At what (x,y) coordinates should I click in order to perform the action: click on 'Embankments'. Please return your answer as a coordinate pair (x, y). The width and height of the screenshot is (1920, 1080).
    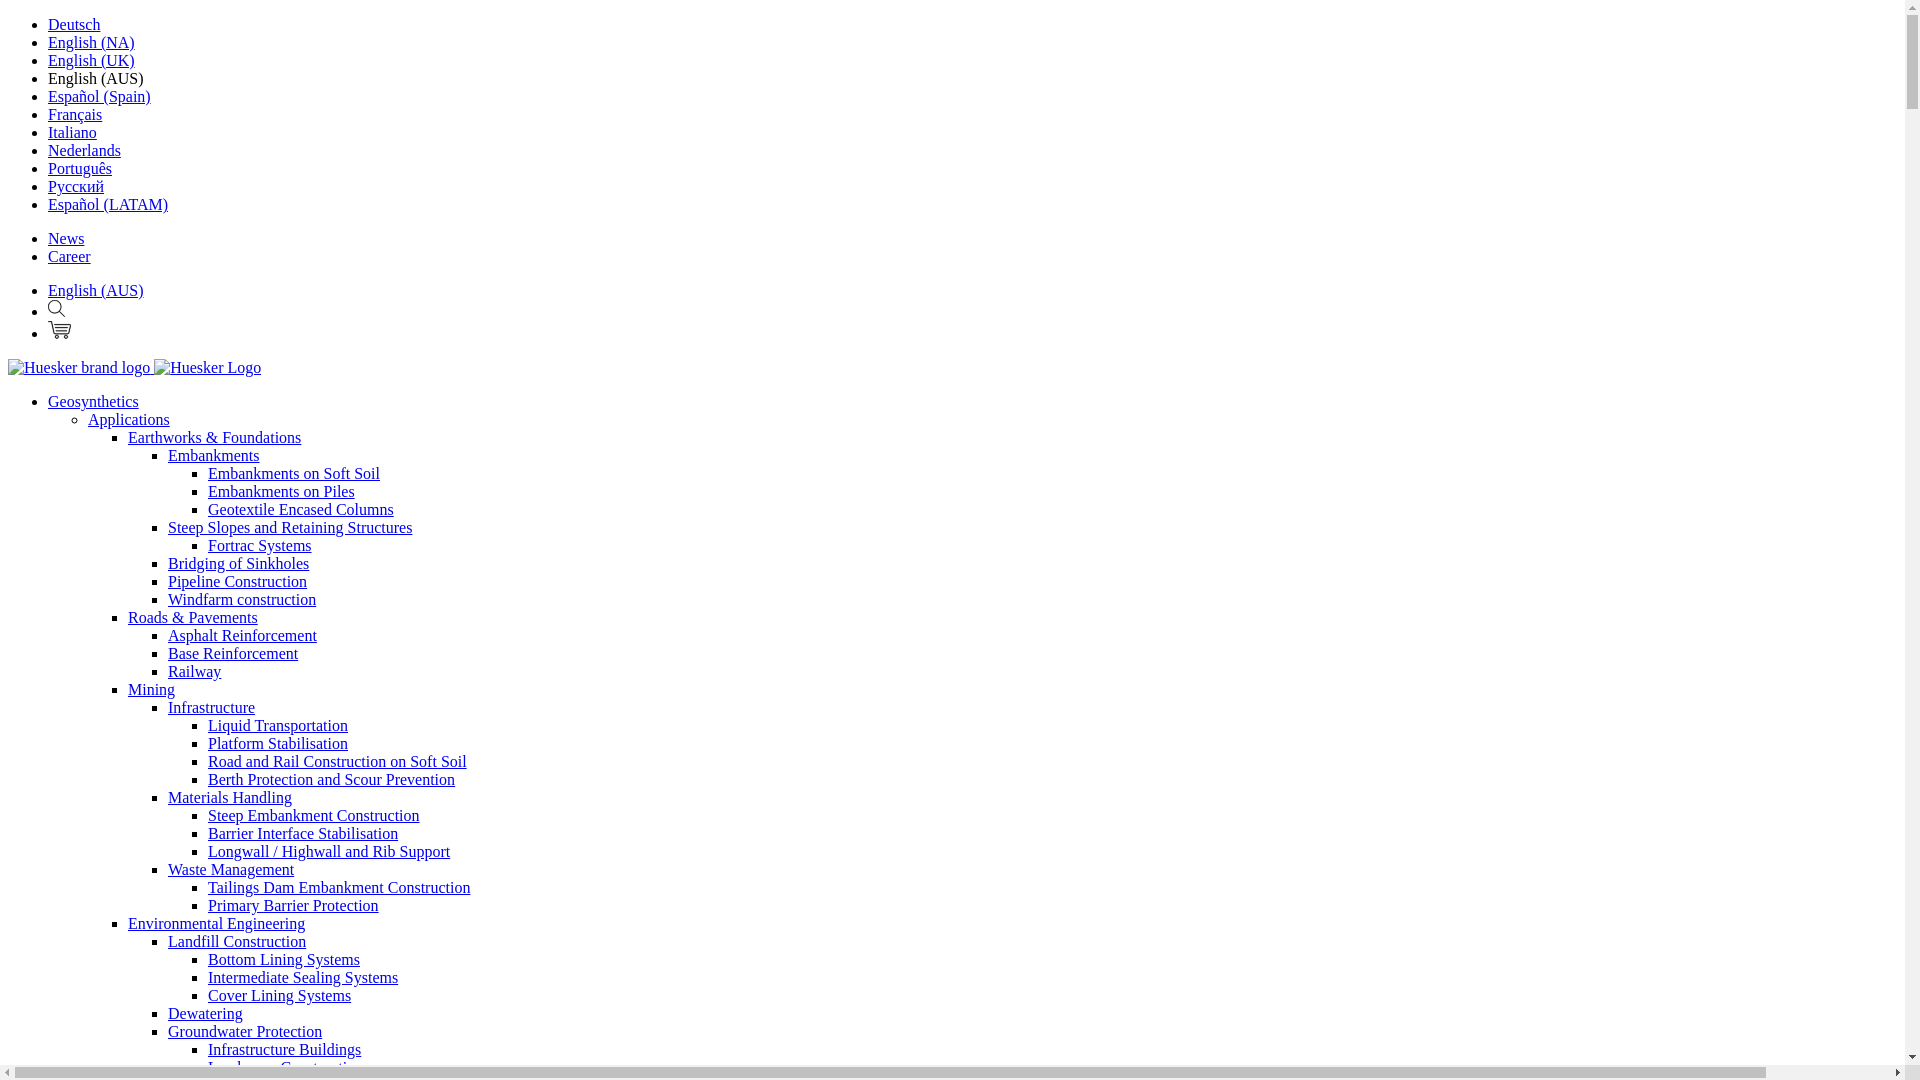
    Looking at the image, I should click on (214, 455).